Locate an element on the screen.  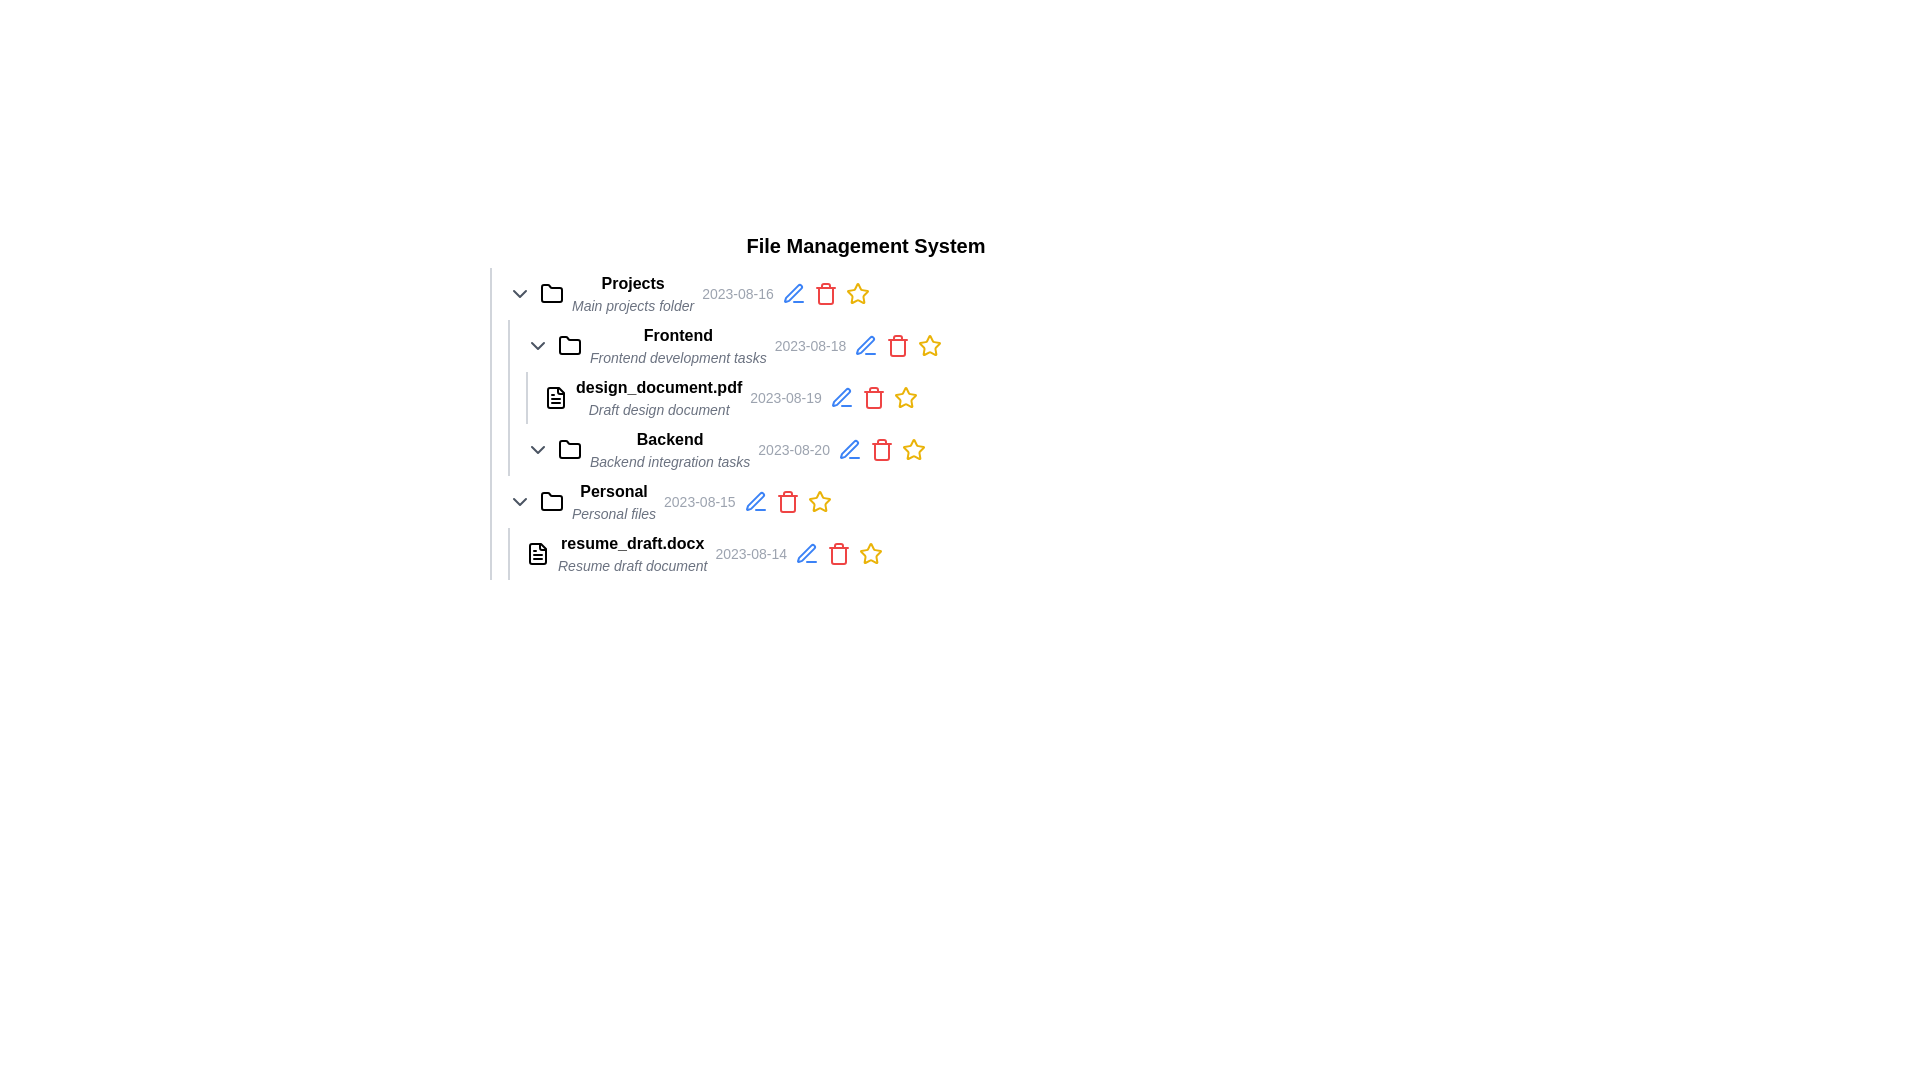
the star icon used for favoriting the 'design_document.pdf' is located at coordinates (904, 397).